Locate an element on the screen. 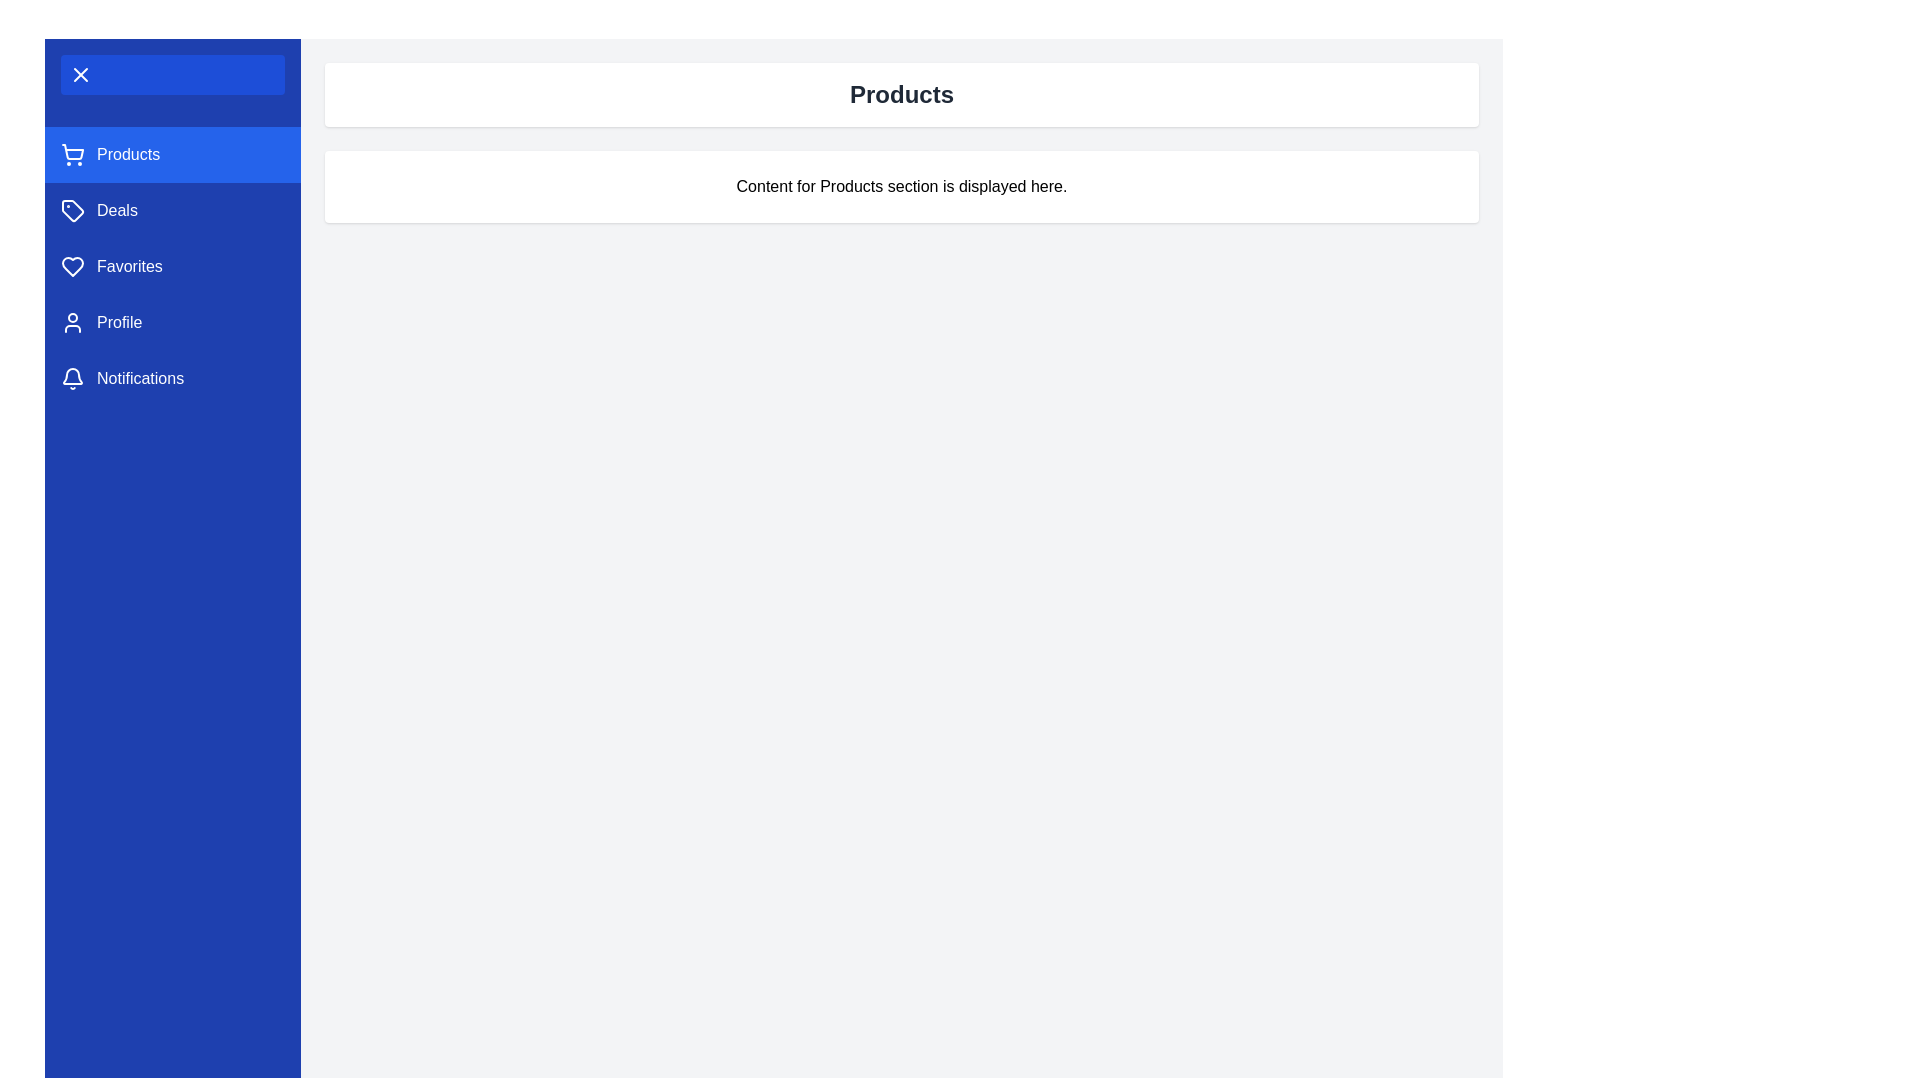 This screenshot has width=1920, height=1080. the Notifications navigation link, which features a bell icon and the text 'Notifications', located in the left-sided navigation panel is located at coordinates (172, 378).